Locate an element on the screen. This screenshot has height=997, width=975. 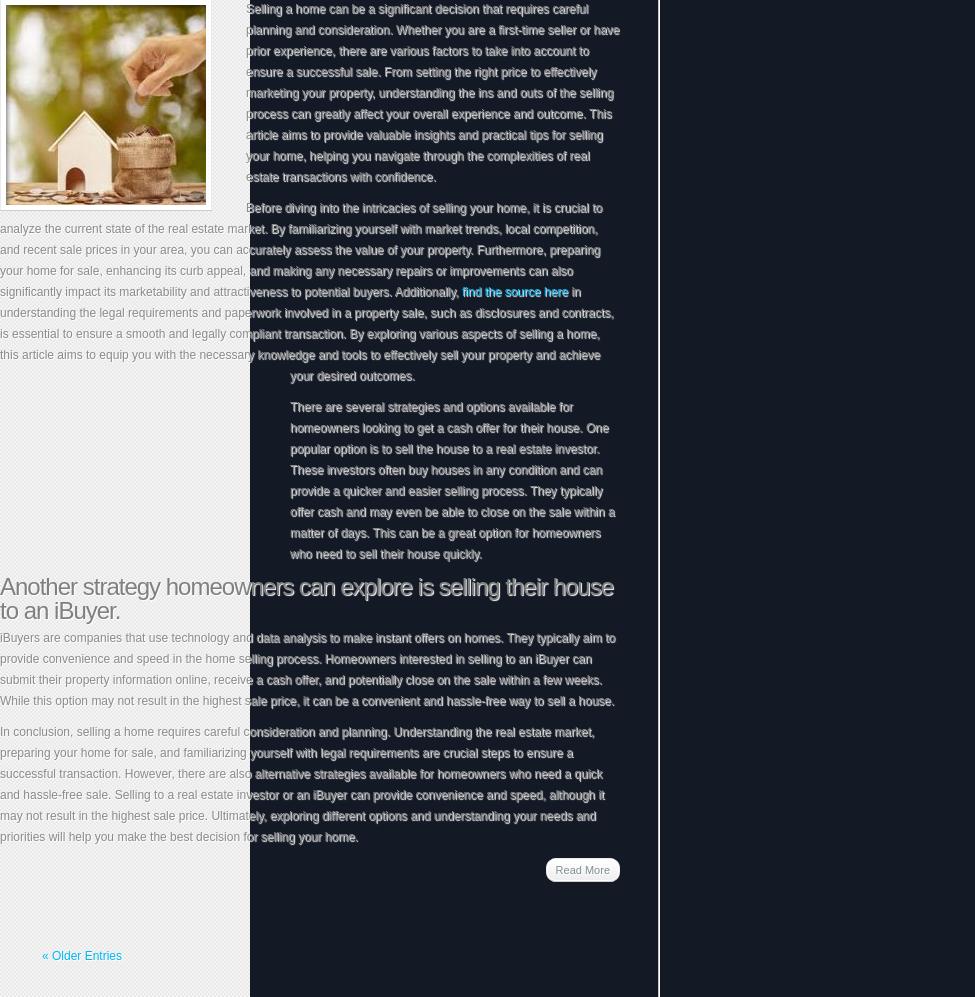
'There are several strategies and options available for homeowners looking to get a cash offer for their house. One popular option is to sell the house to a real estate investor. These investors often buy houses in any condition and can provide a quicker and easier selling process. They typically offer cash and may even be able to close on the sale within a matter of days. This can be a great option for homeowners who need to sell their house quickly.' is located at coordinates (452, 480).